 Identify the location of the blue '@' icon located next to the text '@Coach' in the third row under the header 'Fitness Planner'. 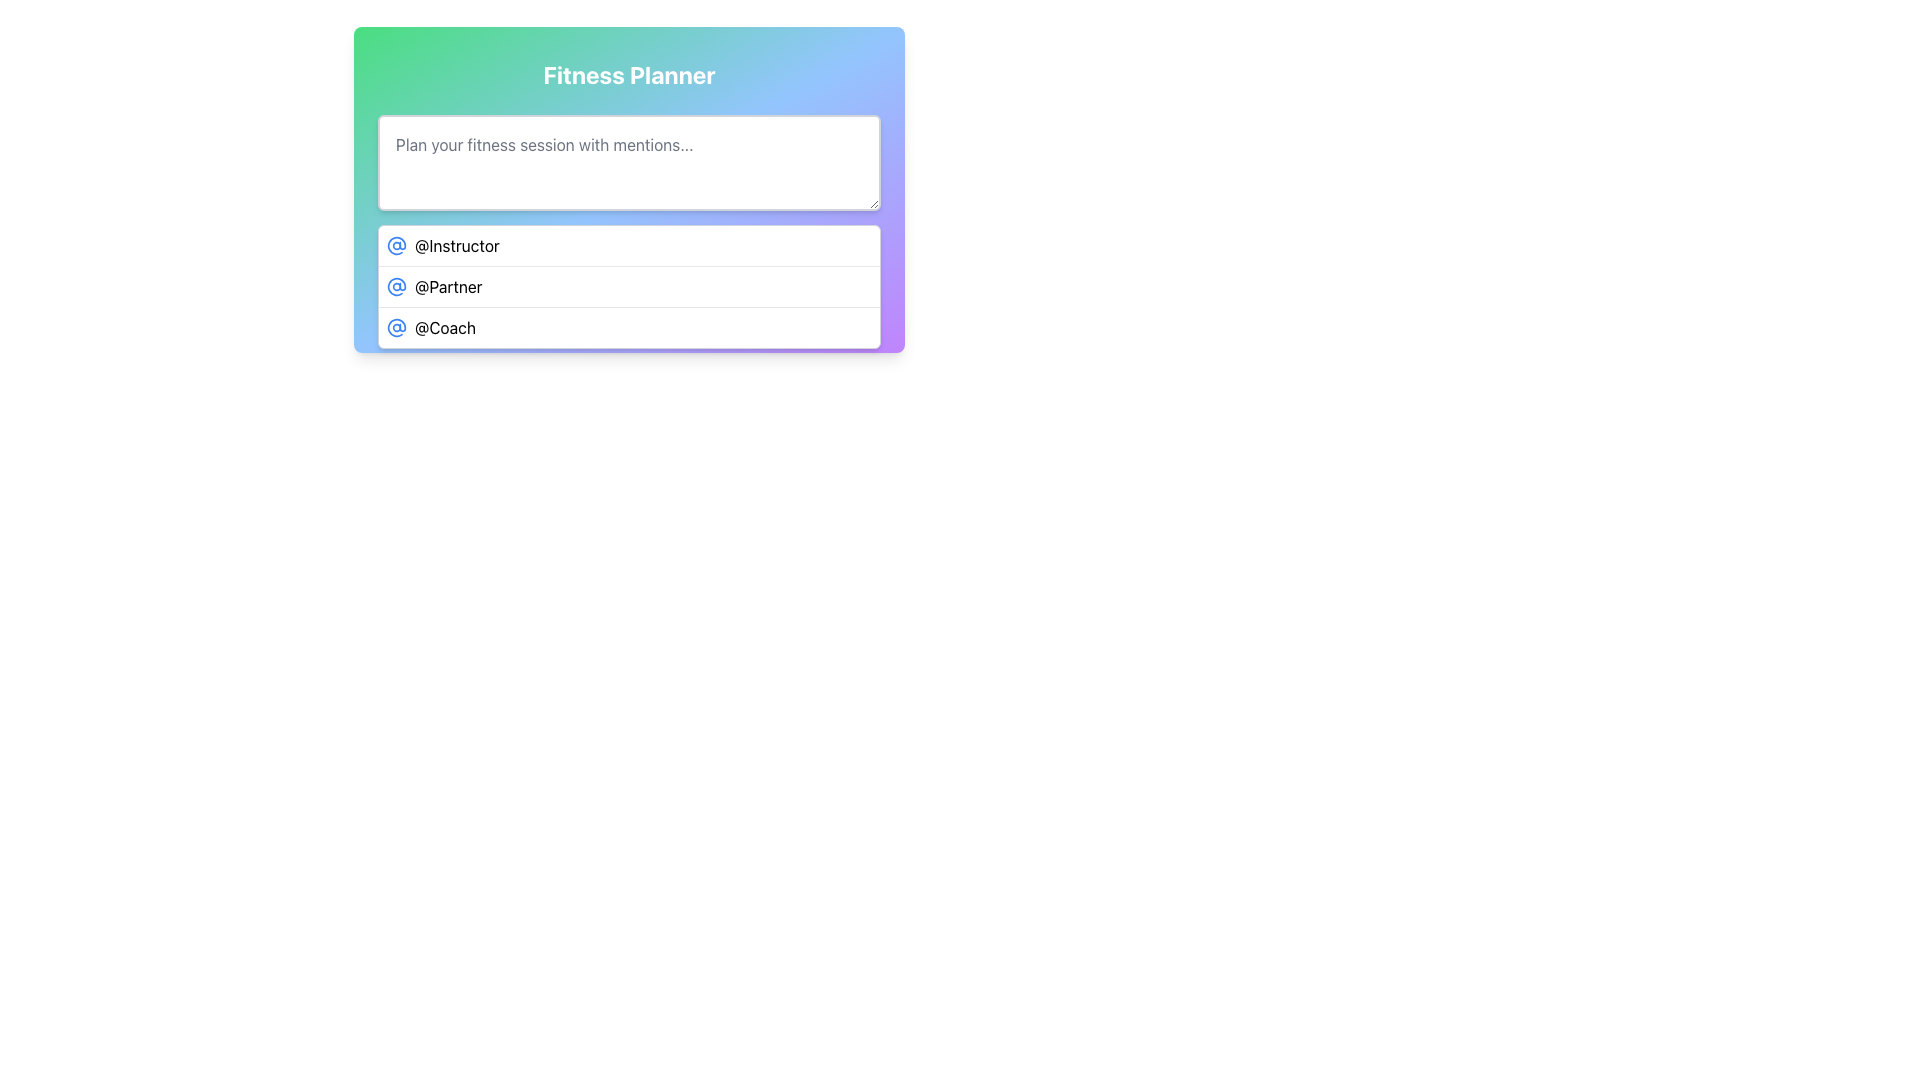
(397, 326).